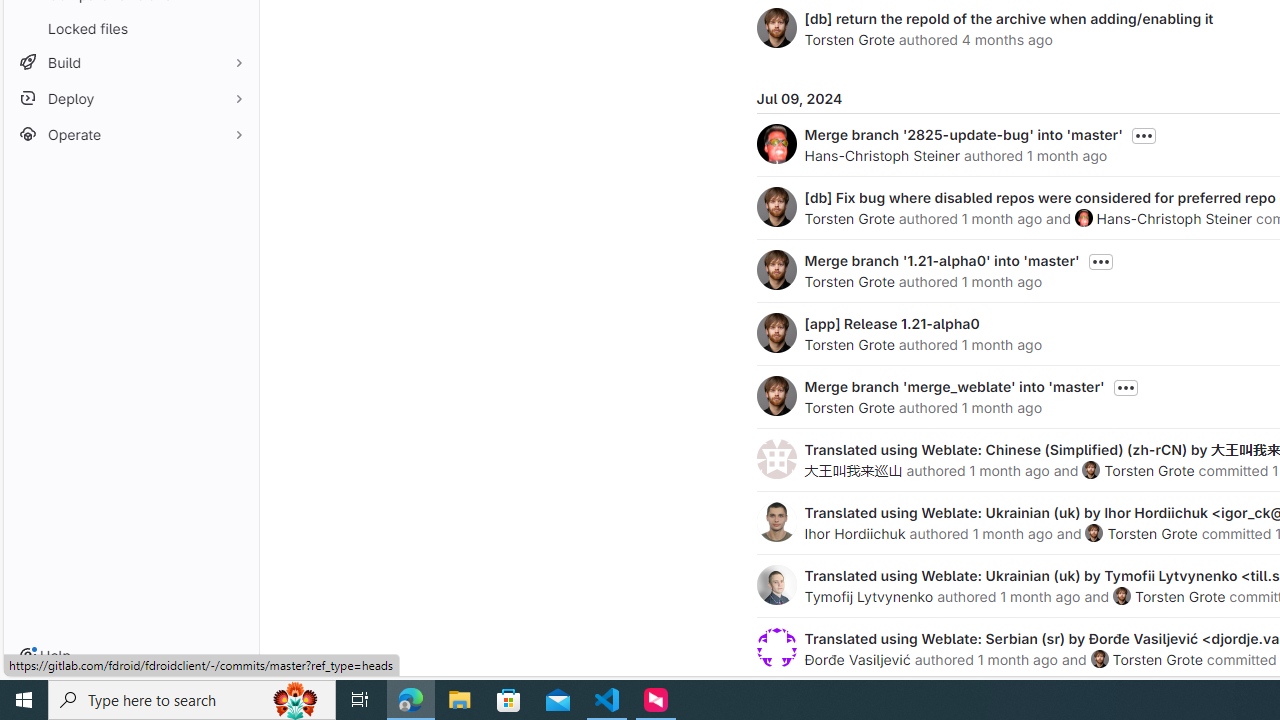  Describe the element at coordinates (775, 521) in the screenshot. I see `'Ihor Hordiichuk'` at that location.